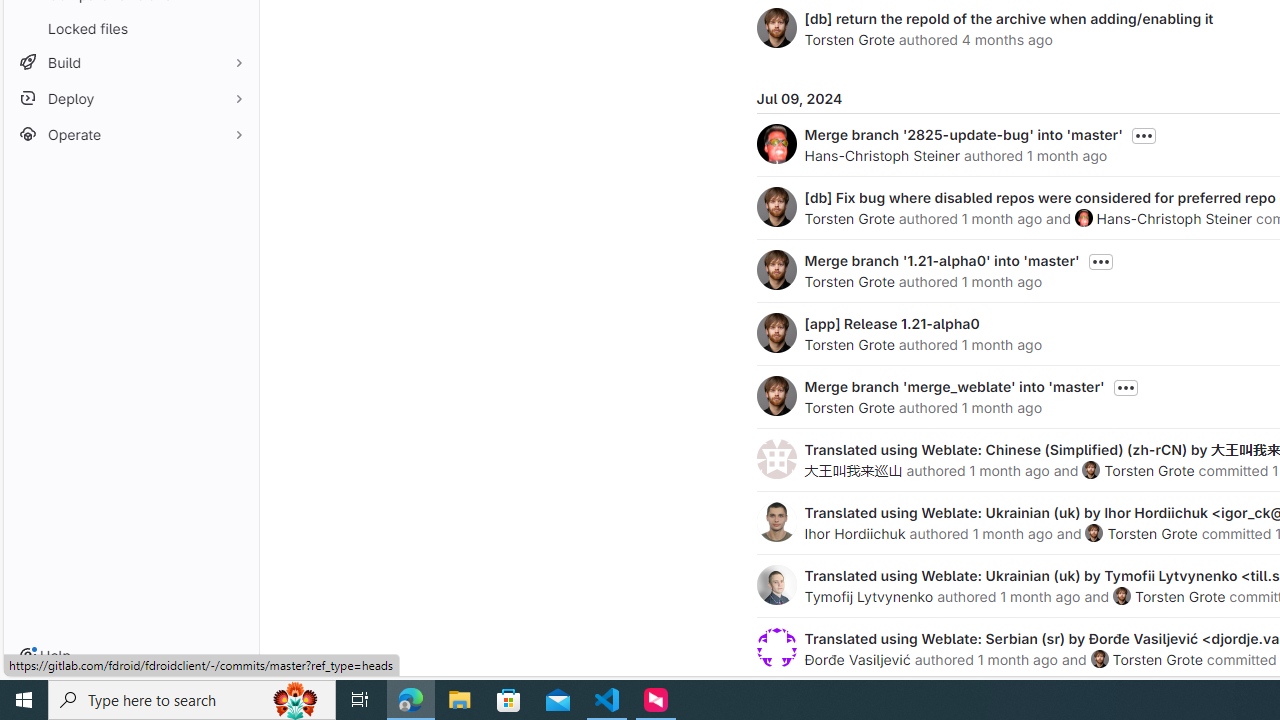  Describe the element at coordinates (775, 521) in the screenshot. I see `'Ihor Hordiichuk'` at that location.